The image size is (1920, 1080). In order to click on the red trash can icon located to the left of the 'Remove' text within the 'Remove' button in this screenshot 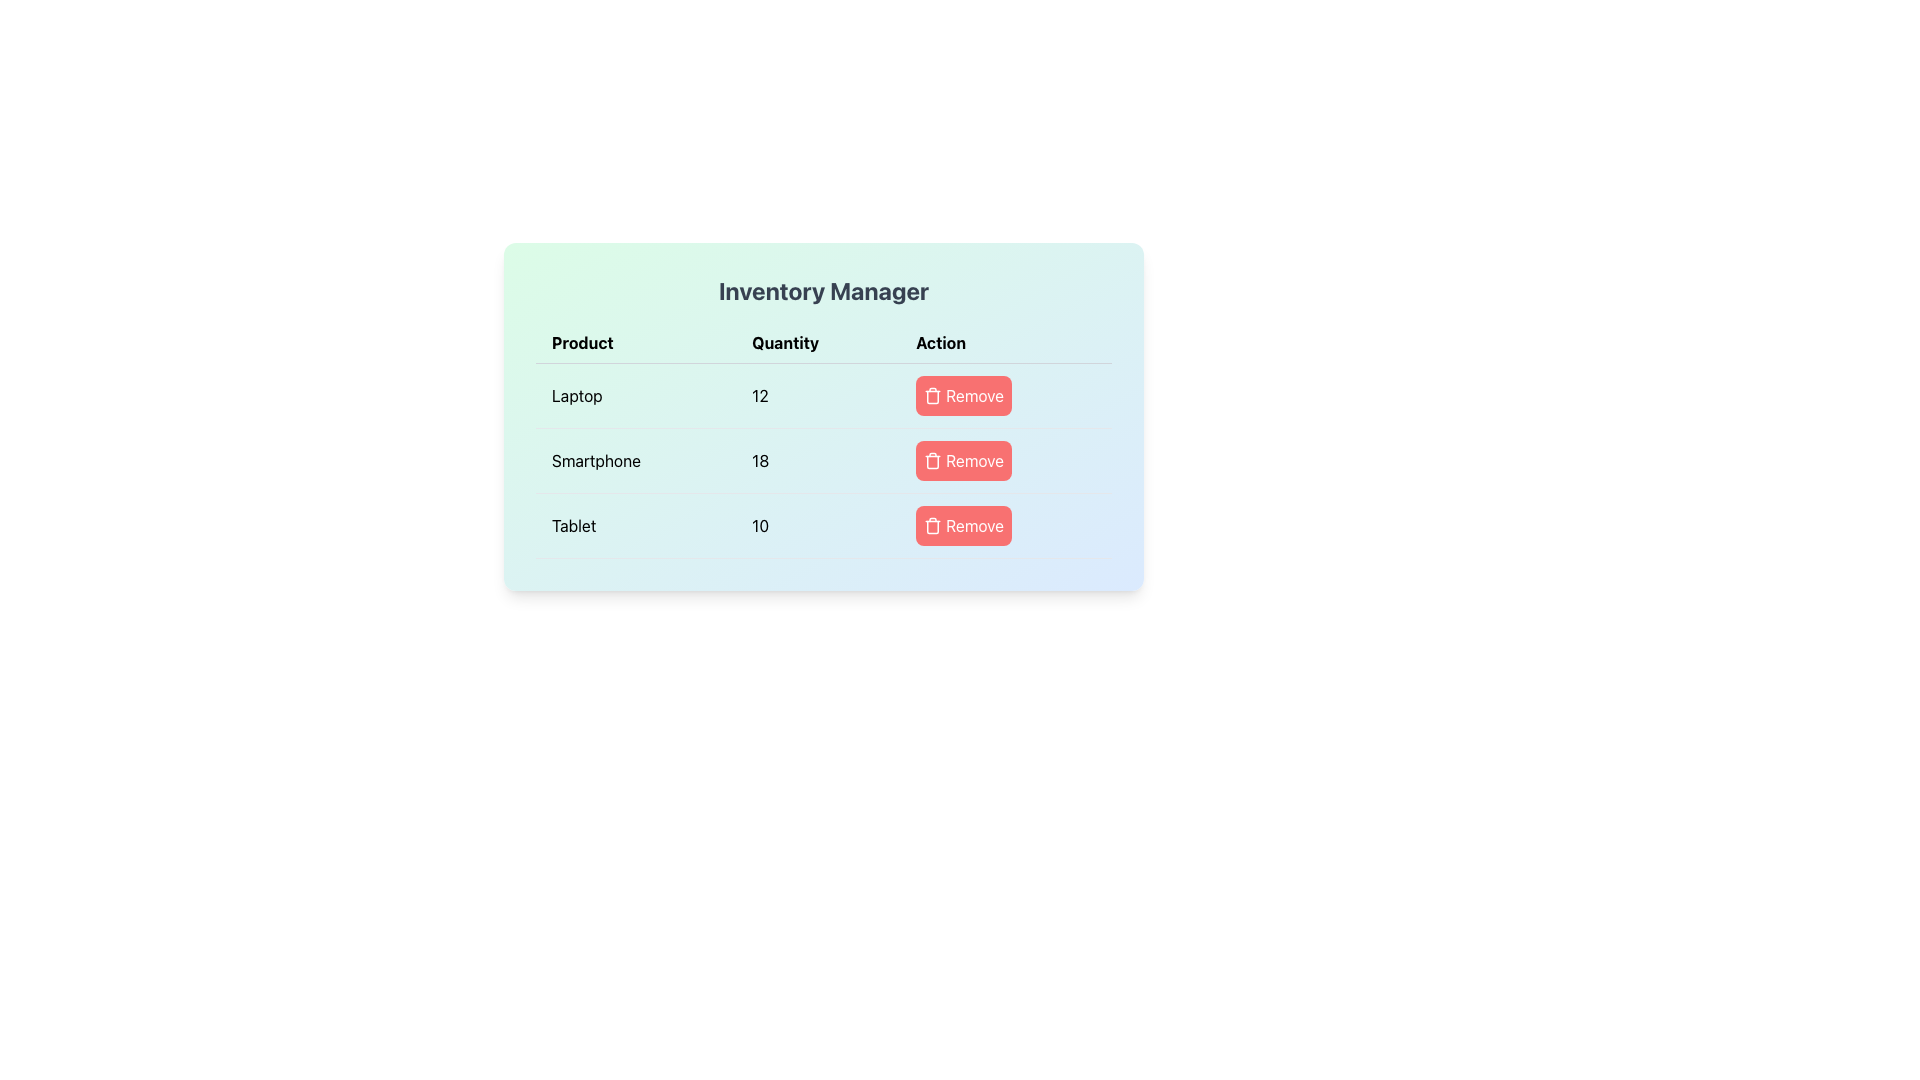, I will do `click(932, 524)`.